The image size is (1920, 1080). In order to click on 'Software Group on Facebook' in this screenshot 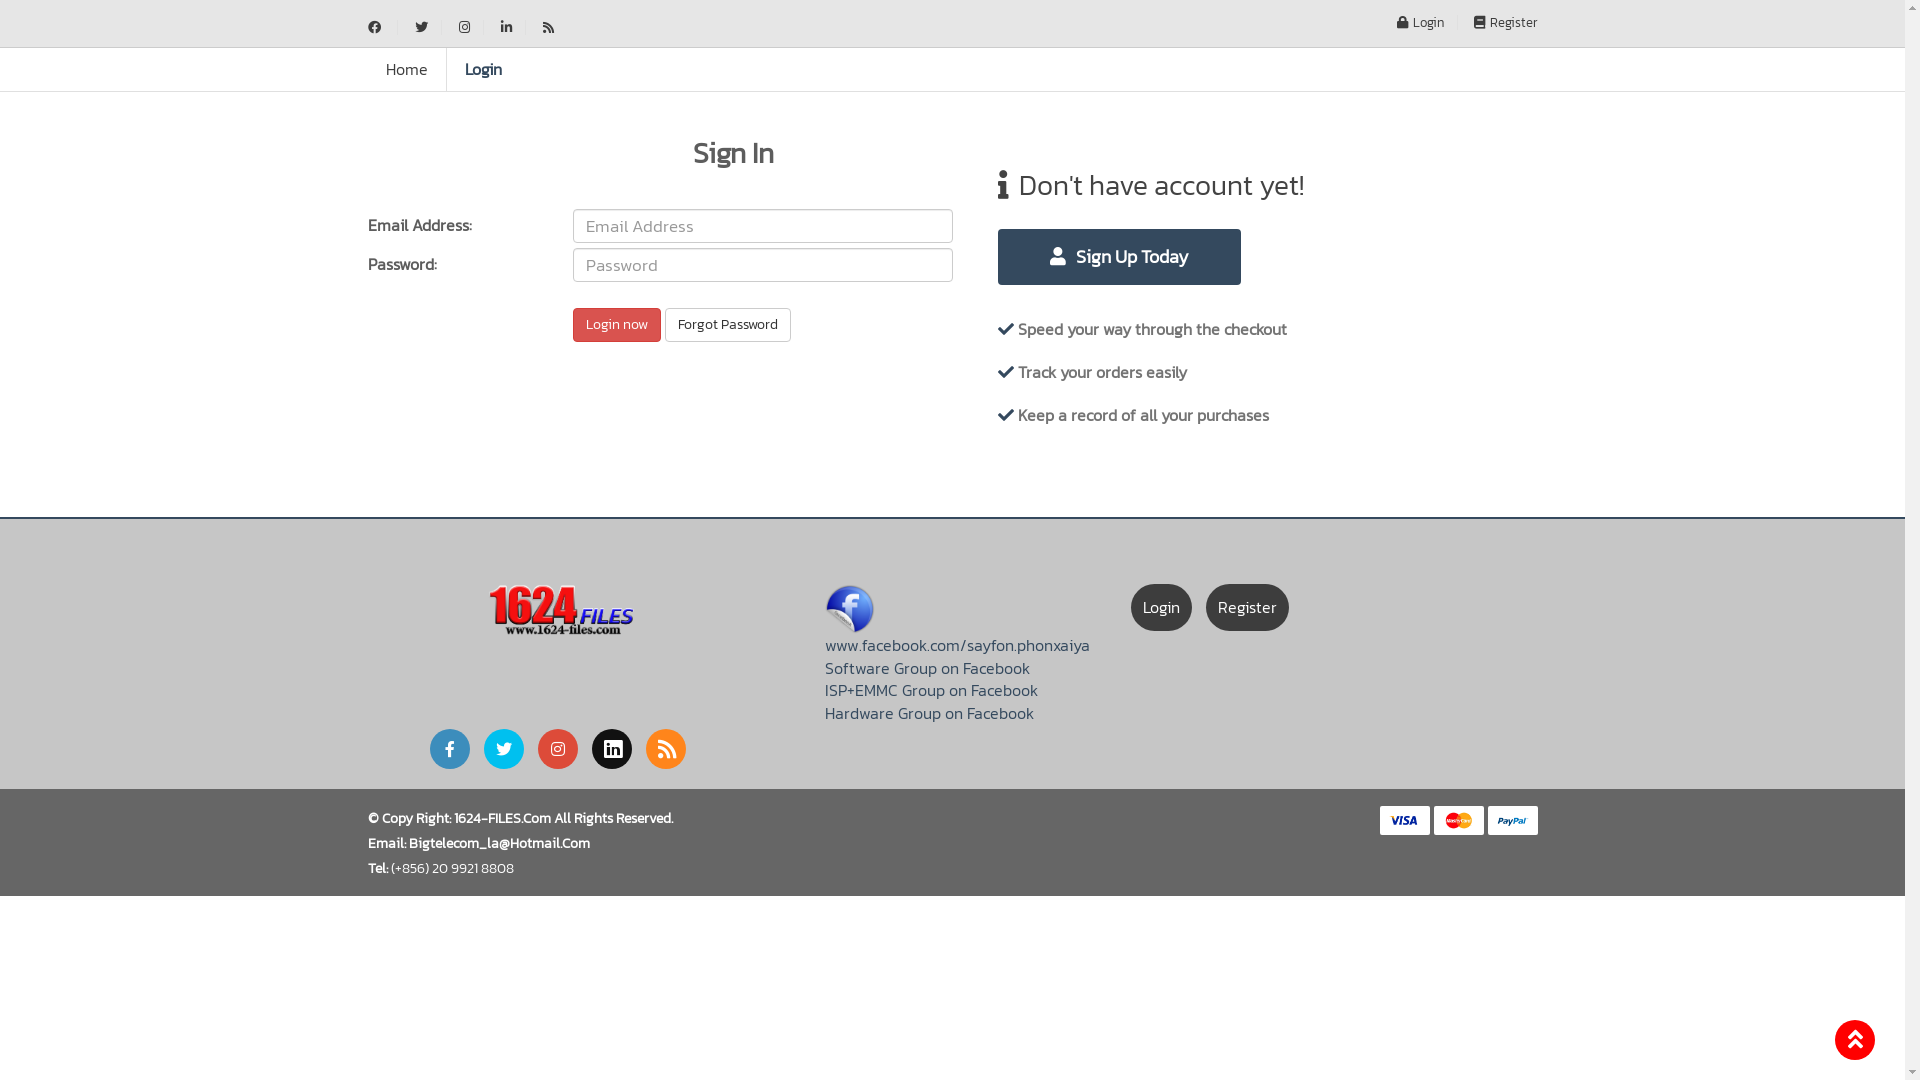, I will do `click(926, 667)`.